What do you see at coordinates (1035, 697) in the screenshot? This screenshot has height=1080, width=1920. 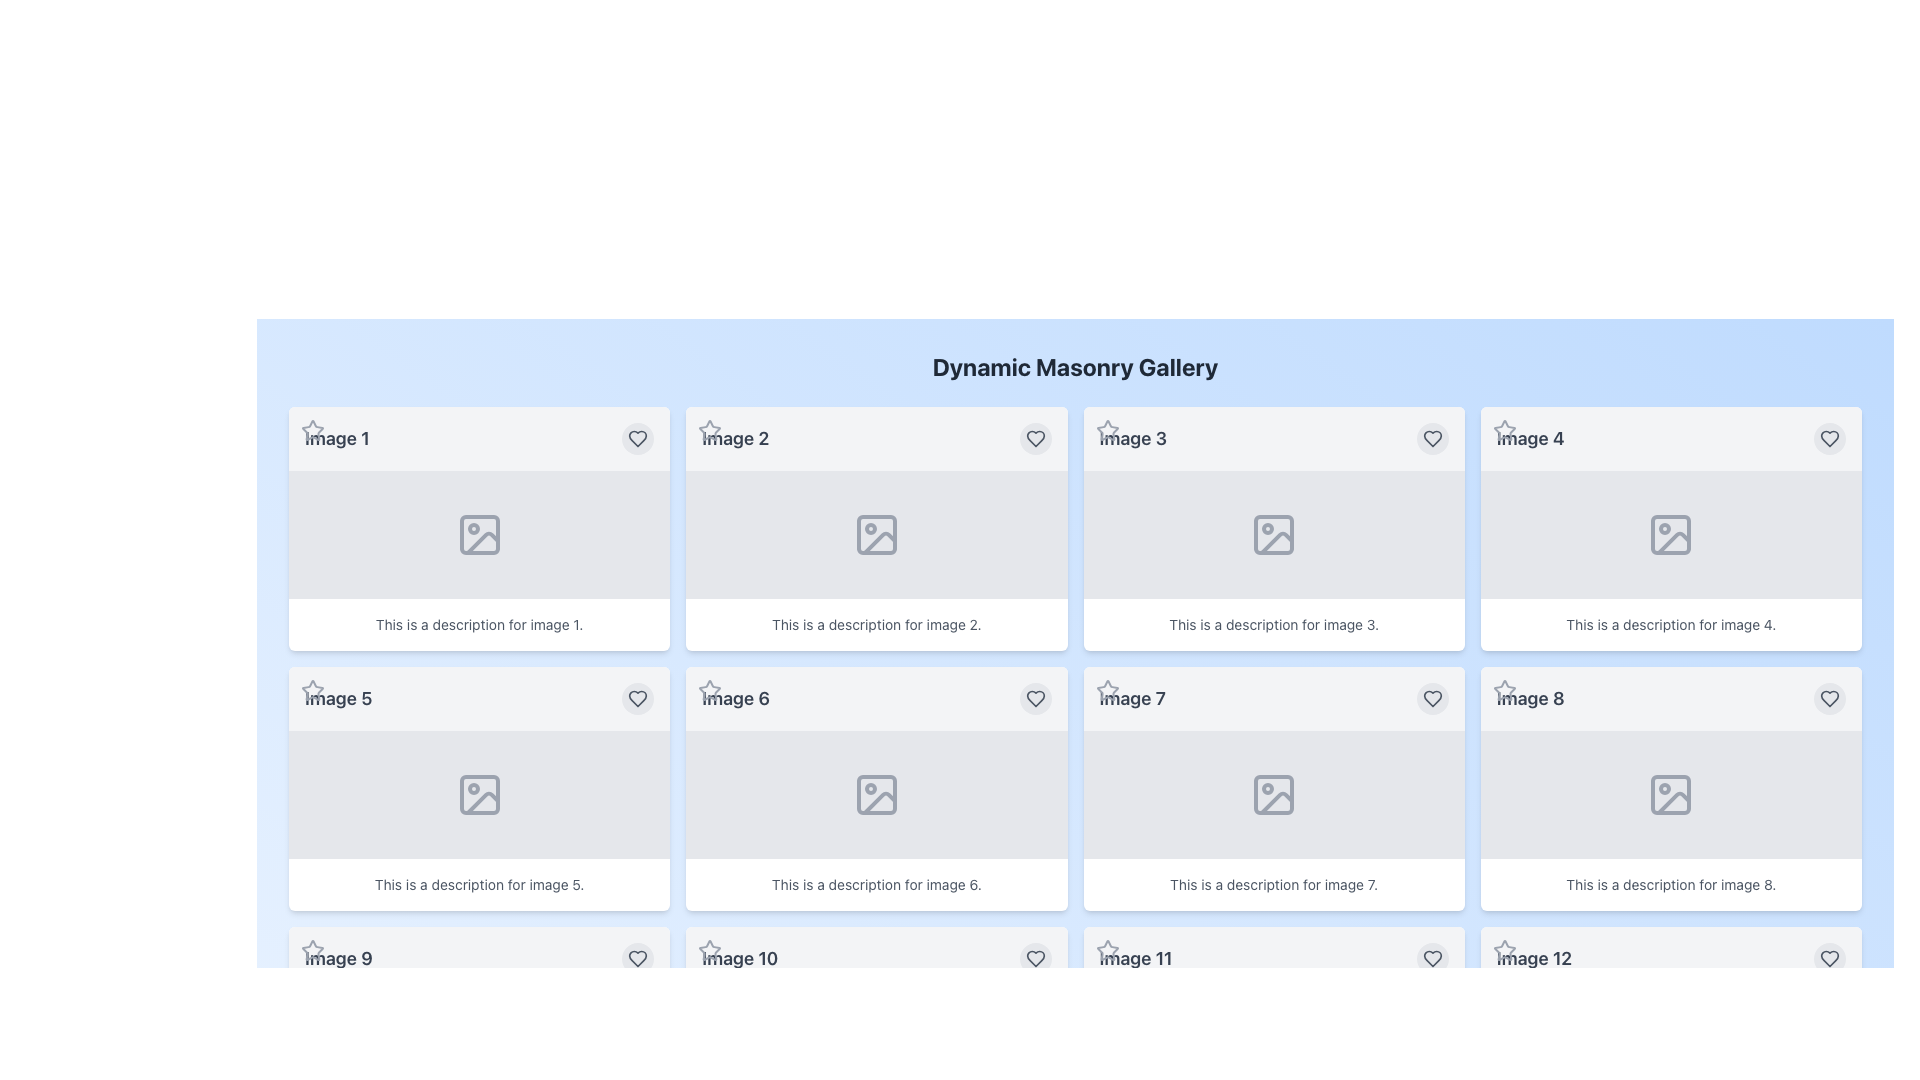 I see `the heart icon button located in the top-right corner of the card labeled 'Image 6' in the Dynamic Masonry Gallery` at bounding box center [1035, 697].